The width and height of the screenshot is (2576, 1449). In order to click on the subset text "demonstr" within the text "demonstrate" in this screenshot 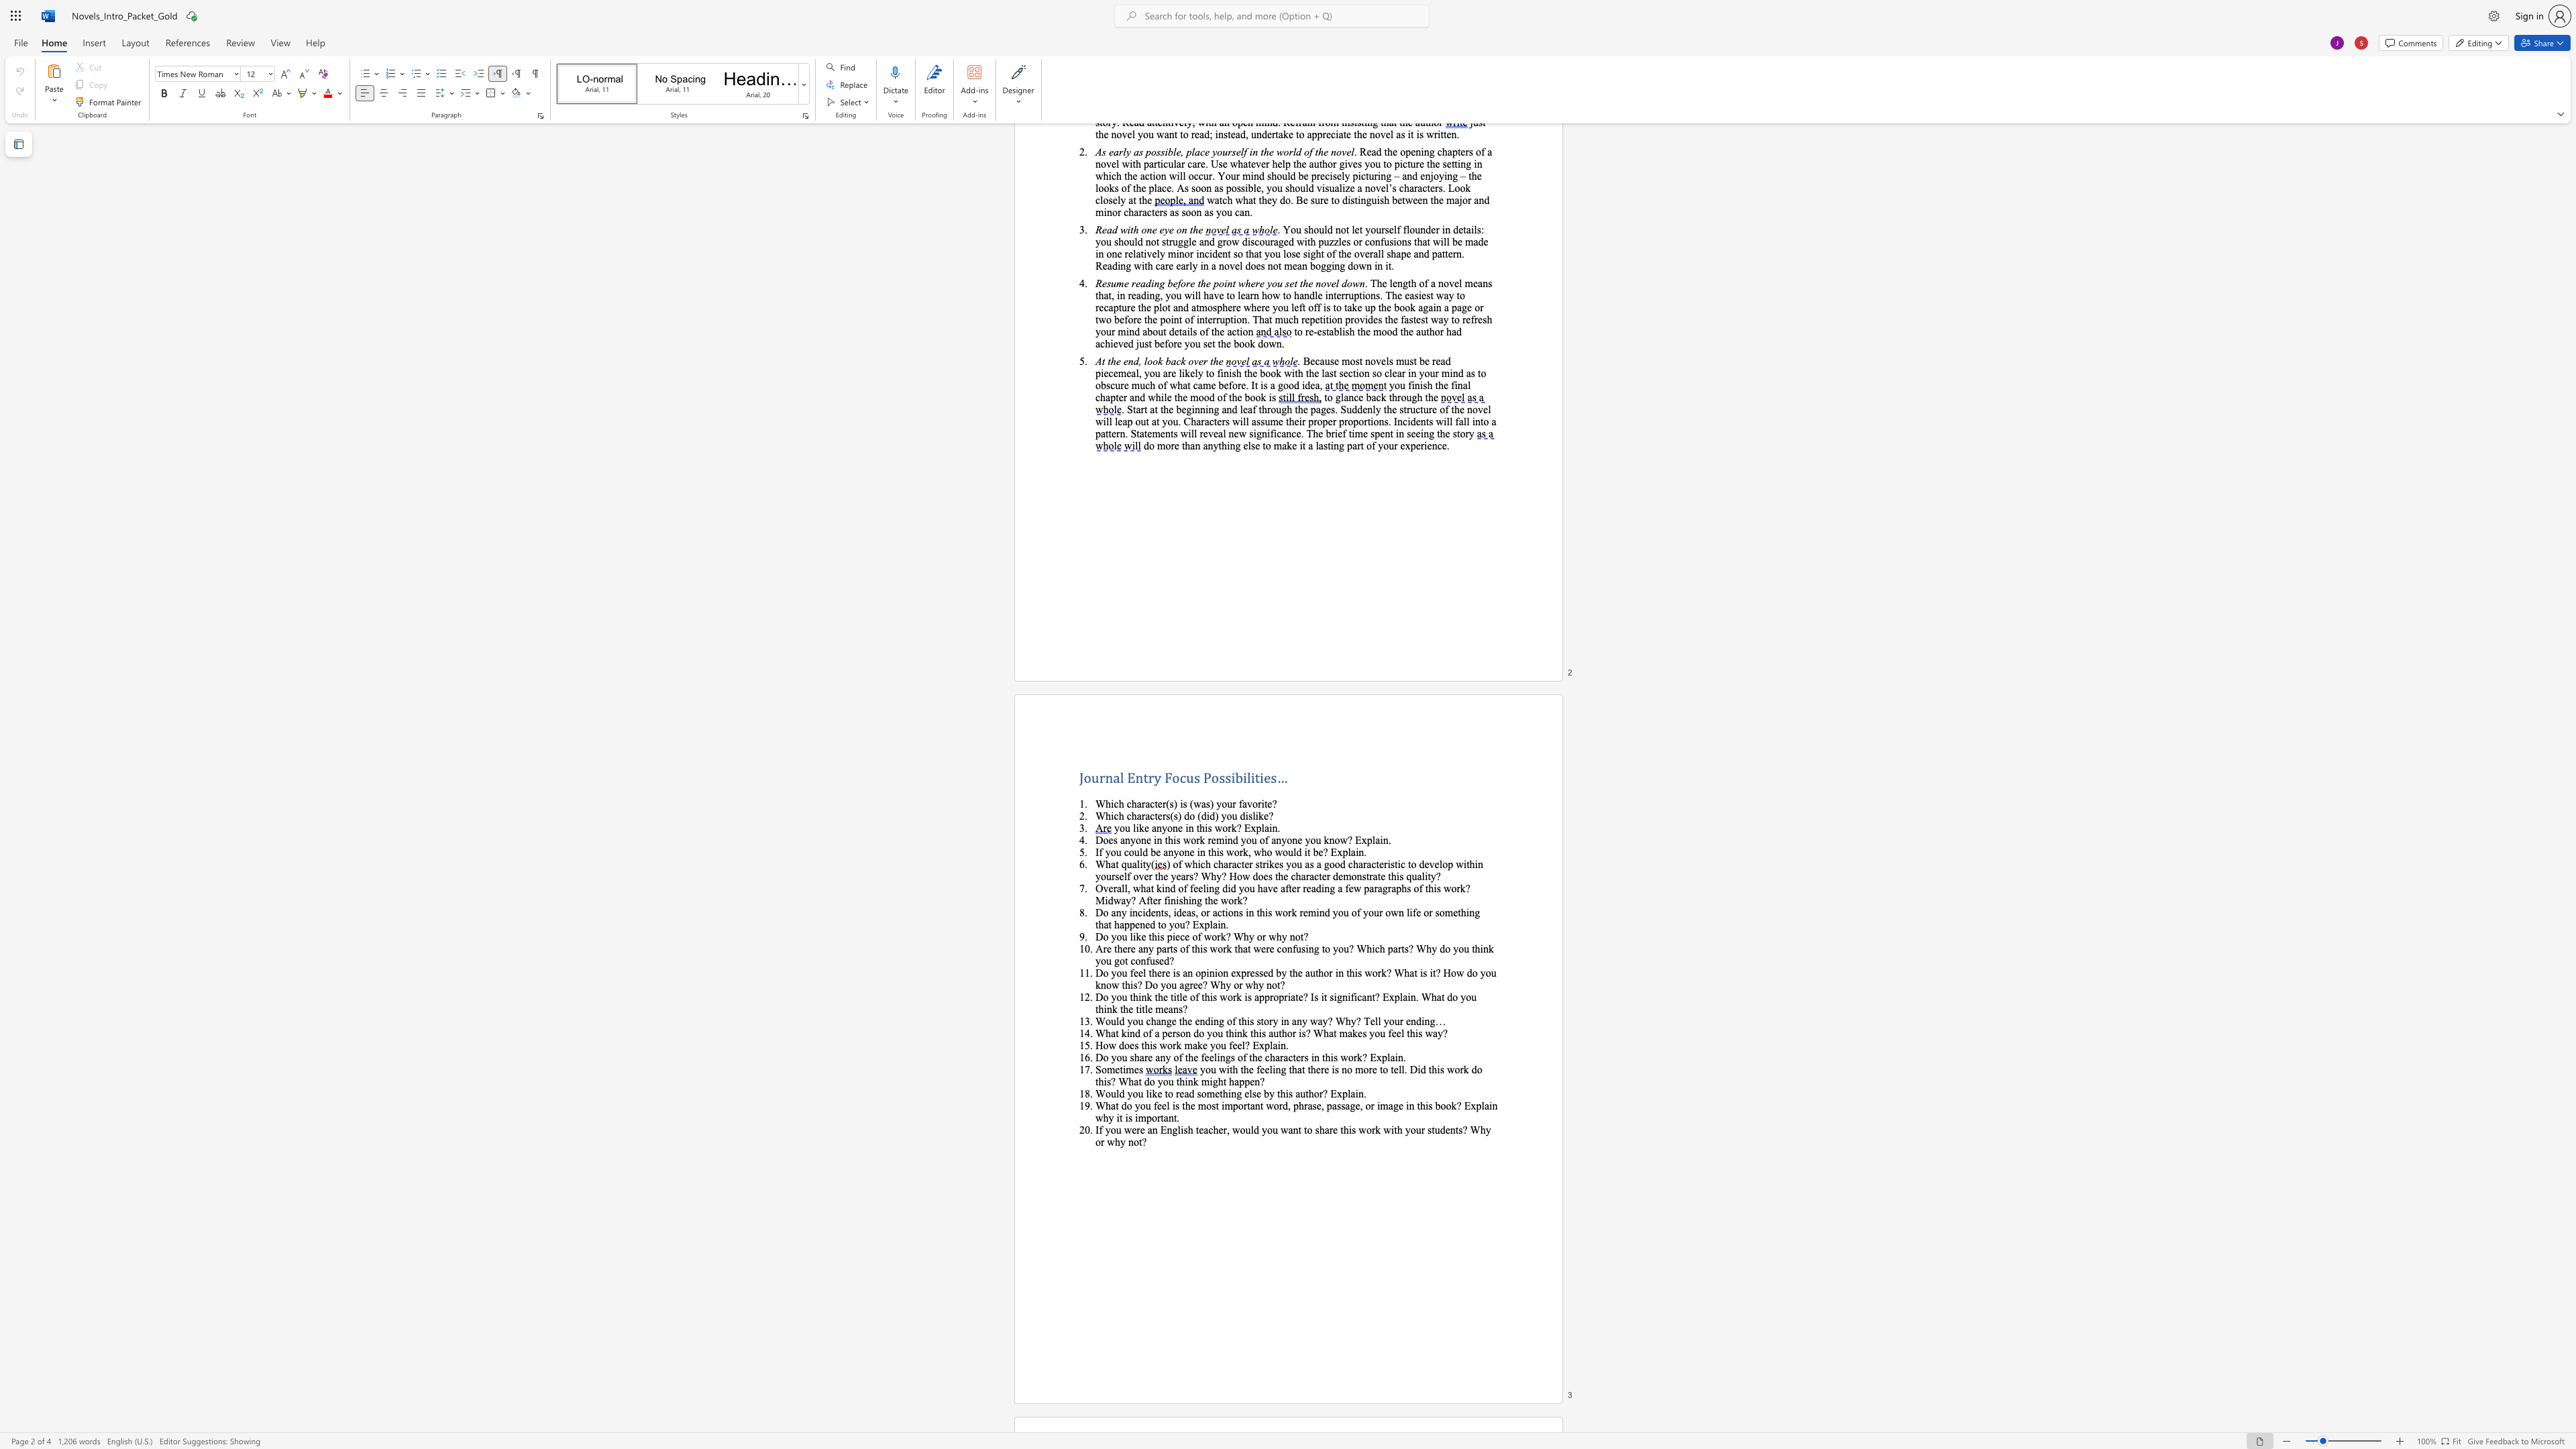, I will do `click(1332, 875)`.